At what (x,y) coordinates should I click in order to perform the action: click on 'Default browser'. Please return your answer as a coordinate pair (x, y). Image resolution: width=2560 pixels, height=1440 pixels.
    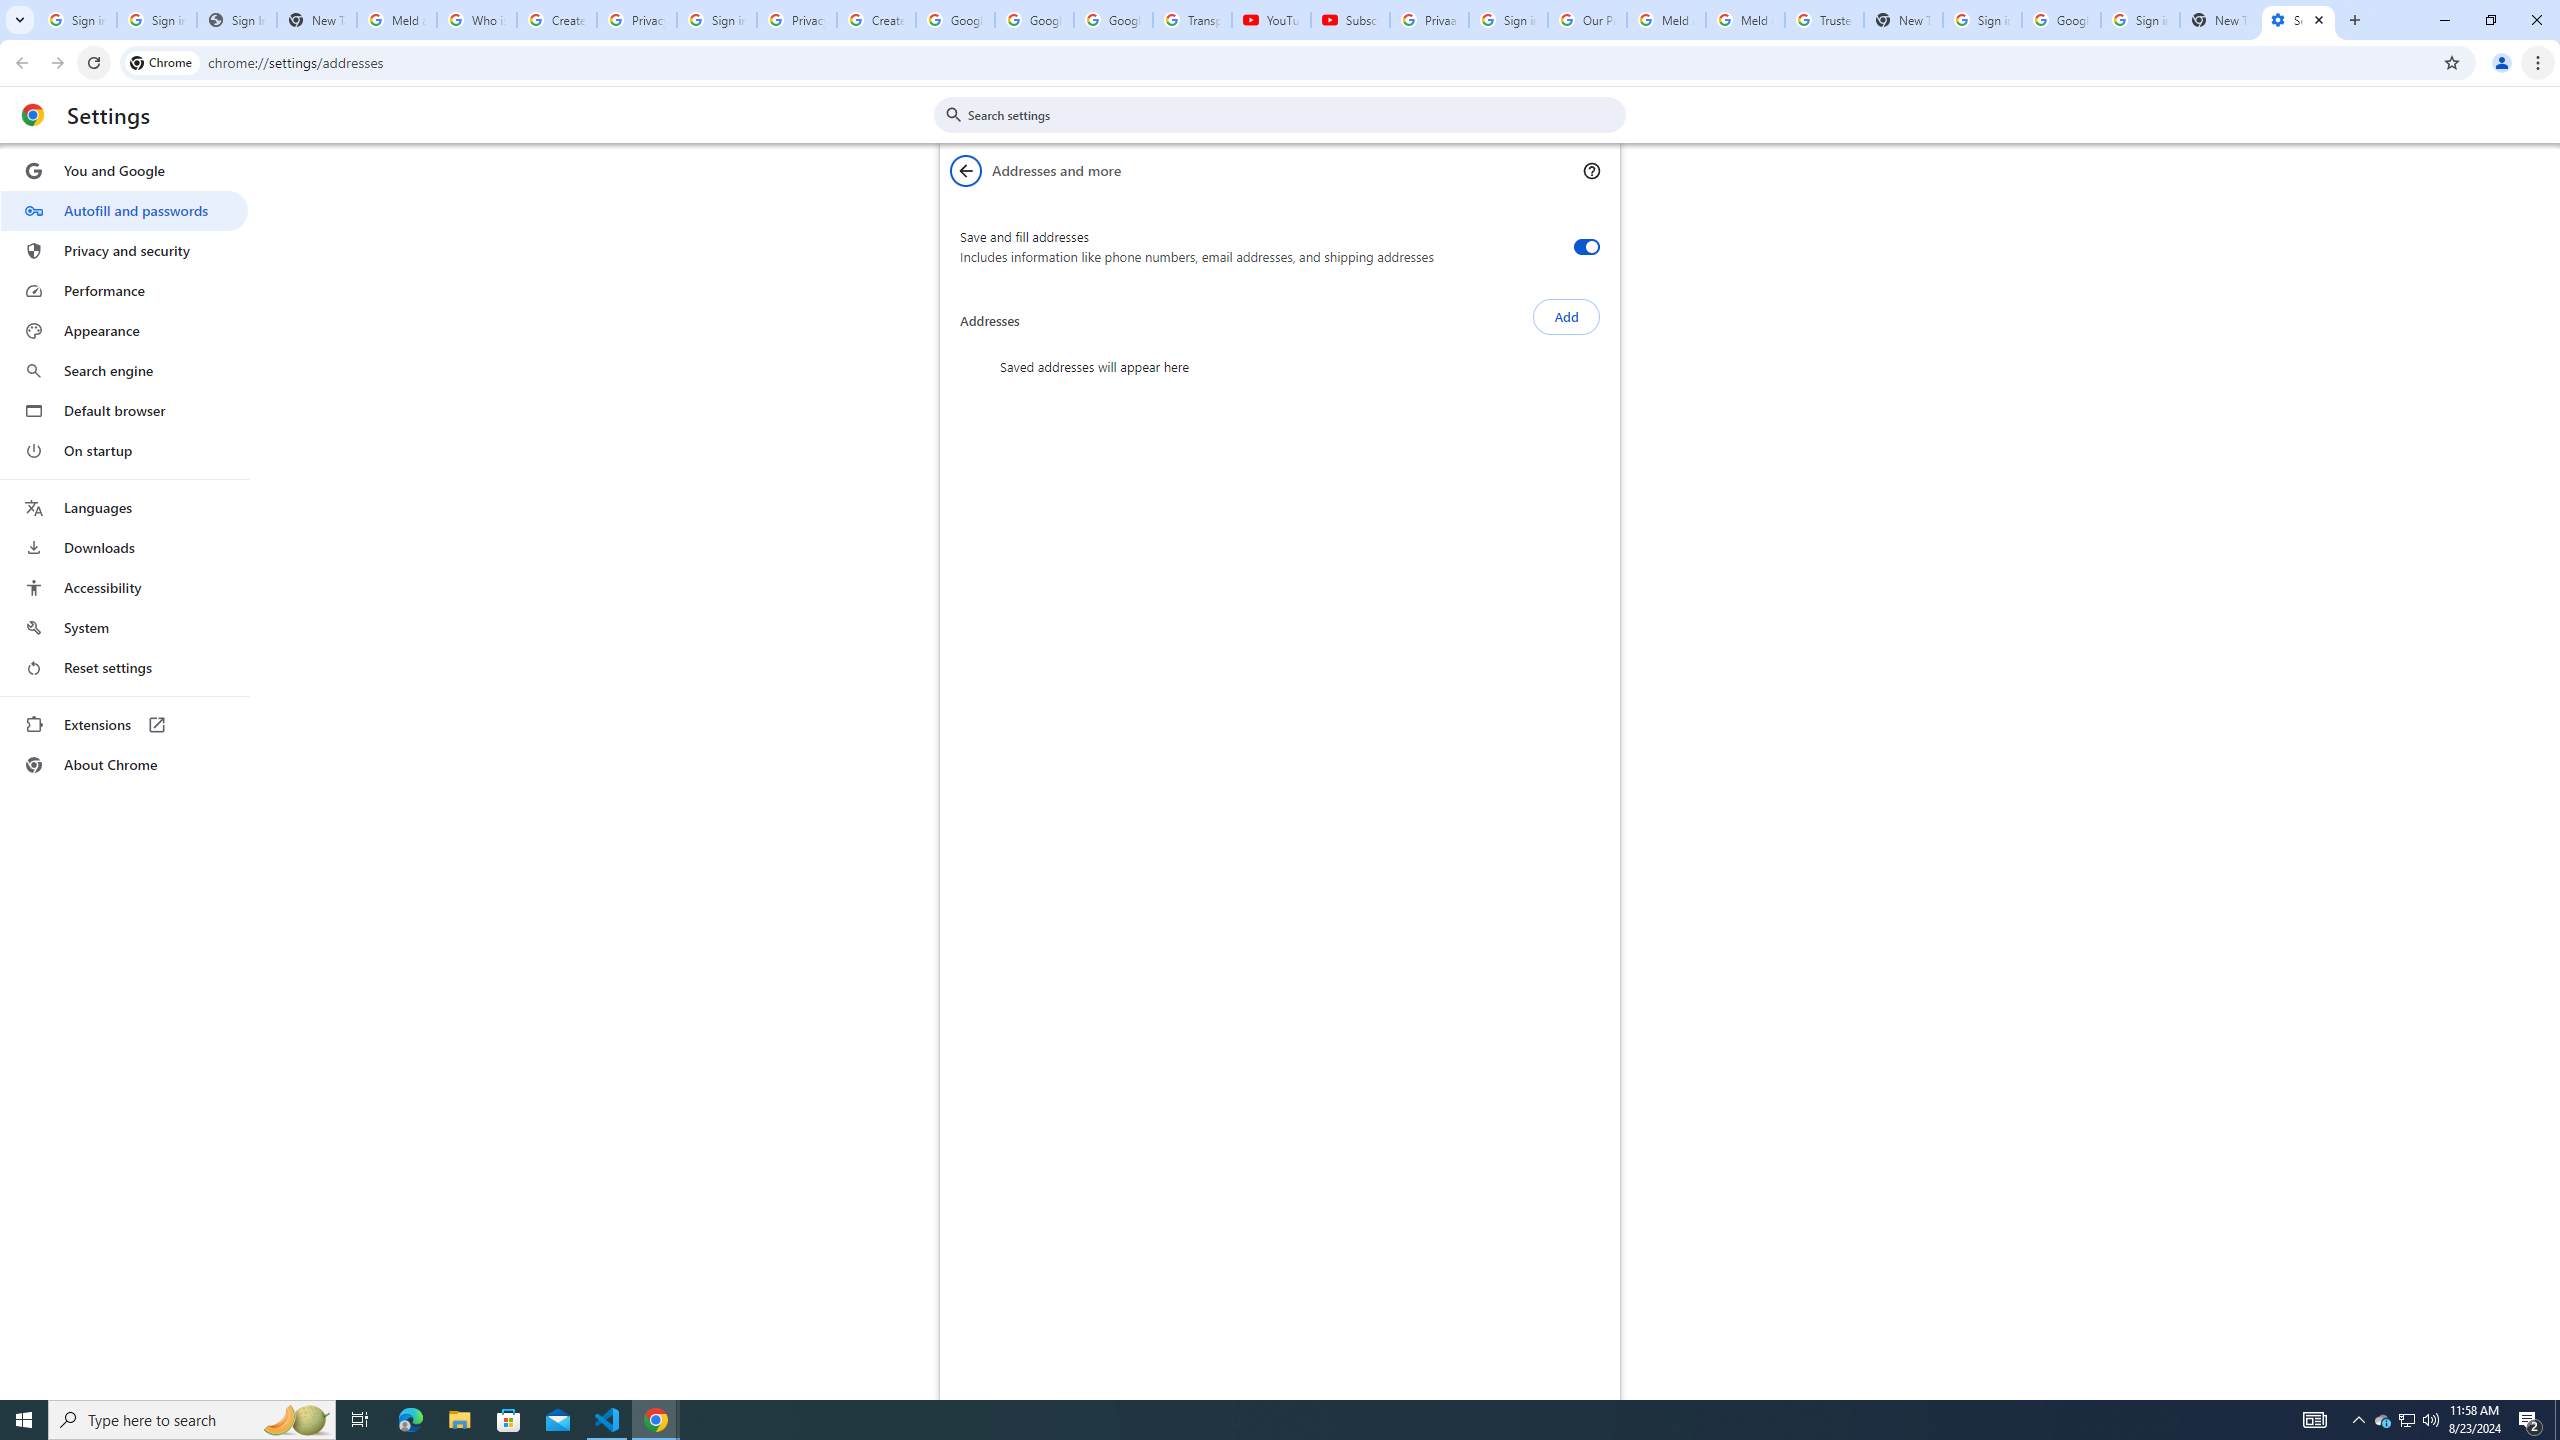
    Looking at the image, I should click on (123, 410).